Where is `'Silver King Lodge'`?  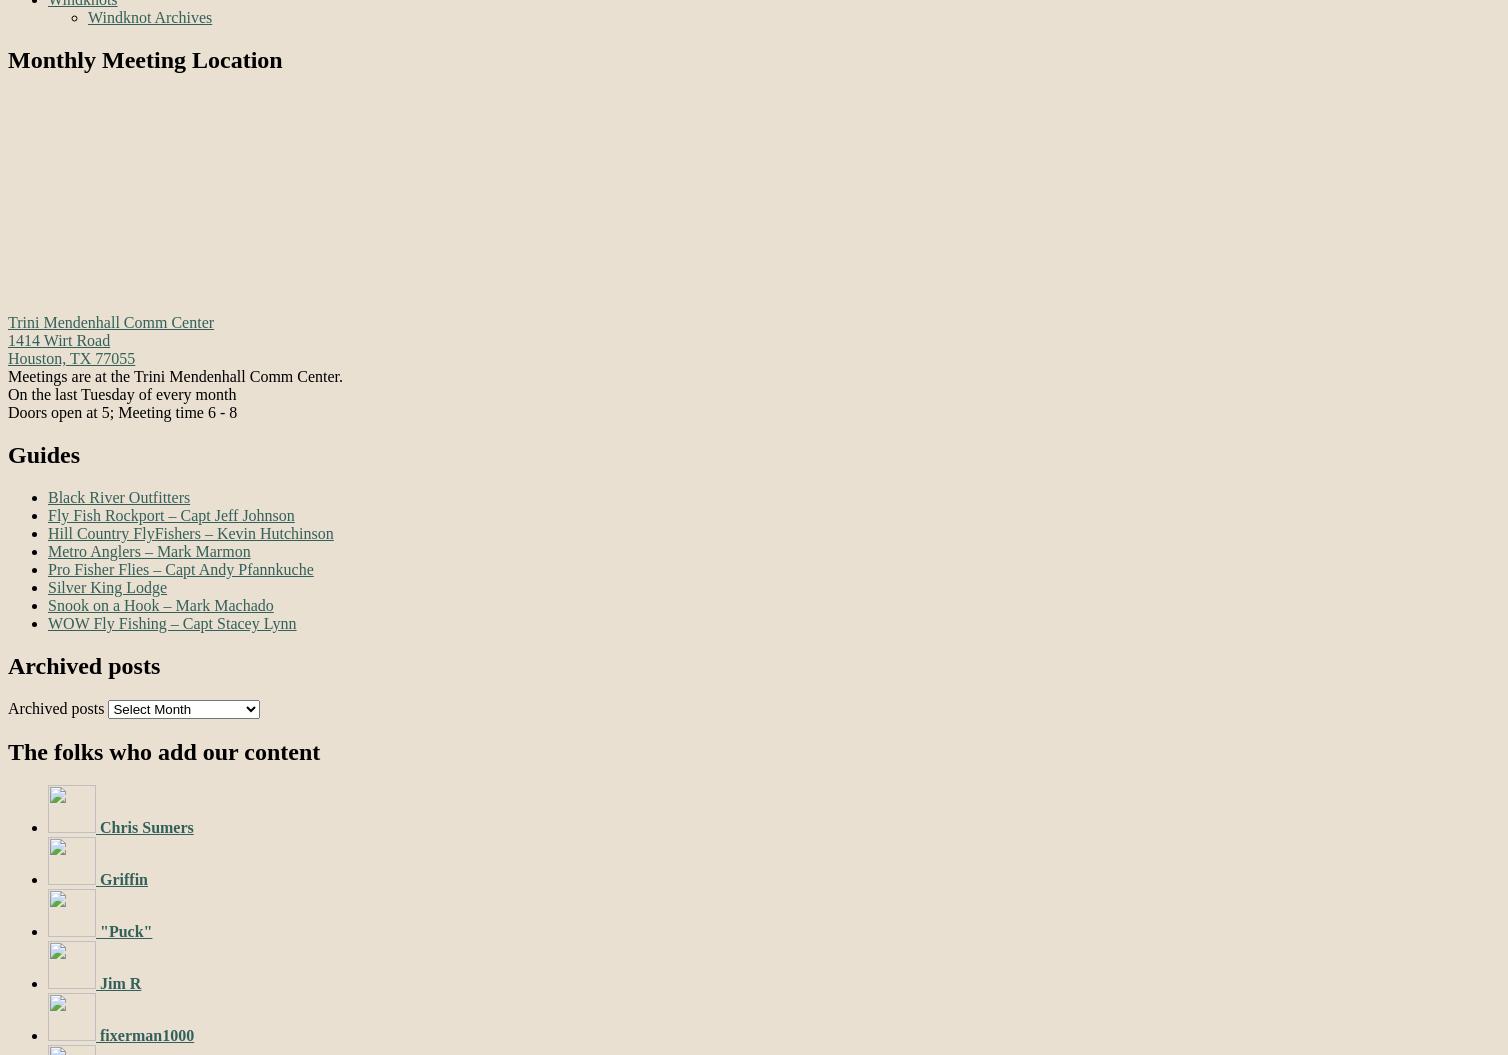 'Silver King Lodge' is located at coordinates (107, 585).